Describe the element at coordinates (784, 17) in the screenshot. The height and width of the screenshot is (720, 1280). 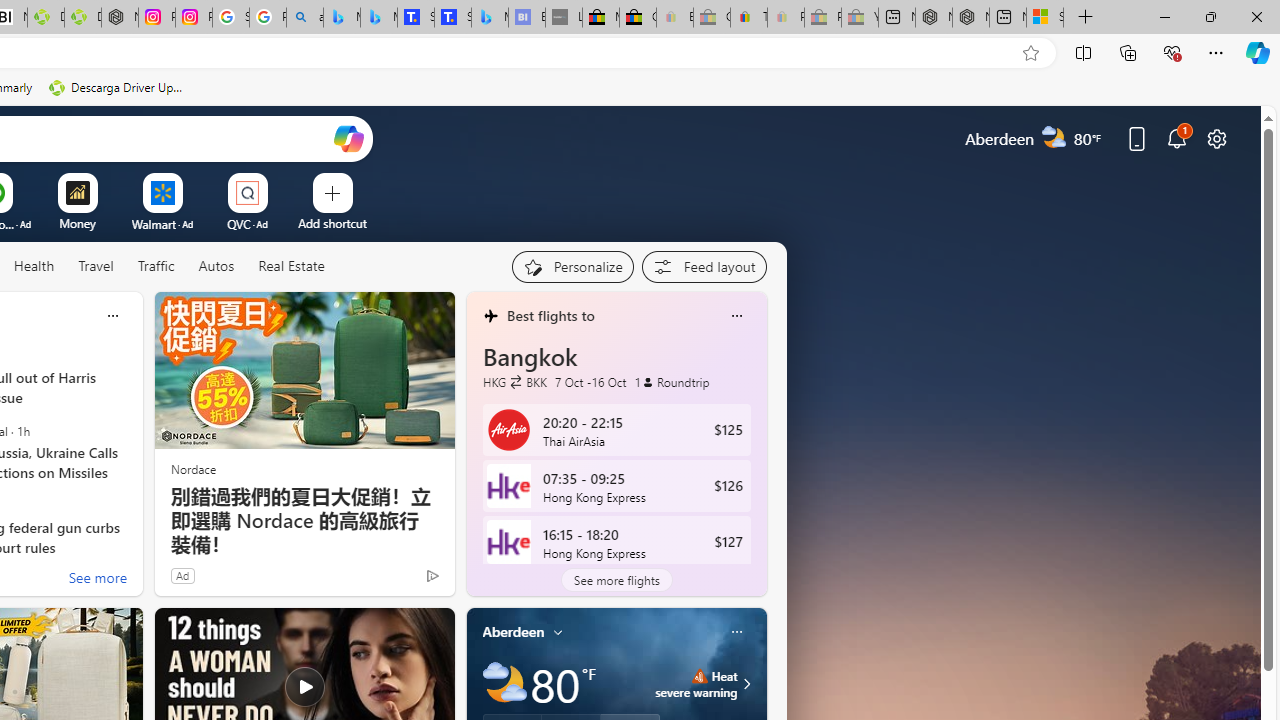
I see `'Payments Terms of Use | eBay.com - Sleeping'` at that location.